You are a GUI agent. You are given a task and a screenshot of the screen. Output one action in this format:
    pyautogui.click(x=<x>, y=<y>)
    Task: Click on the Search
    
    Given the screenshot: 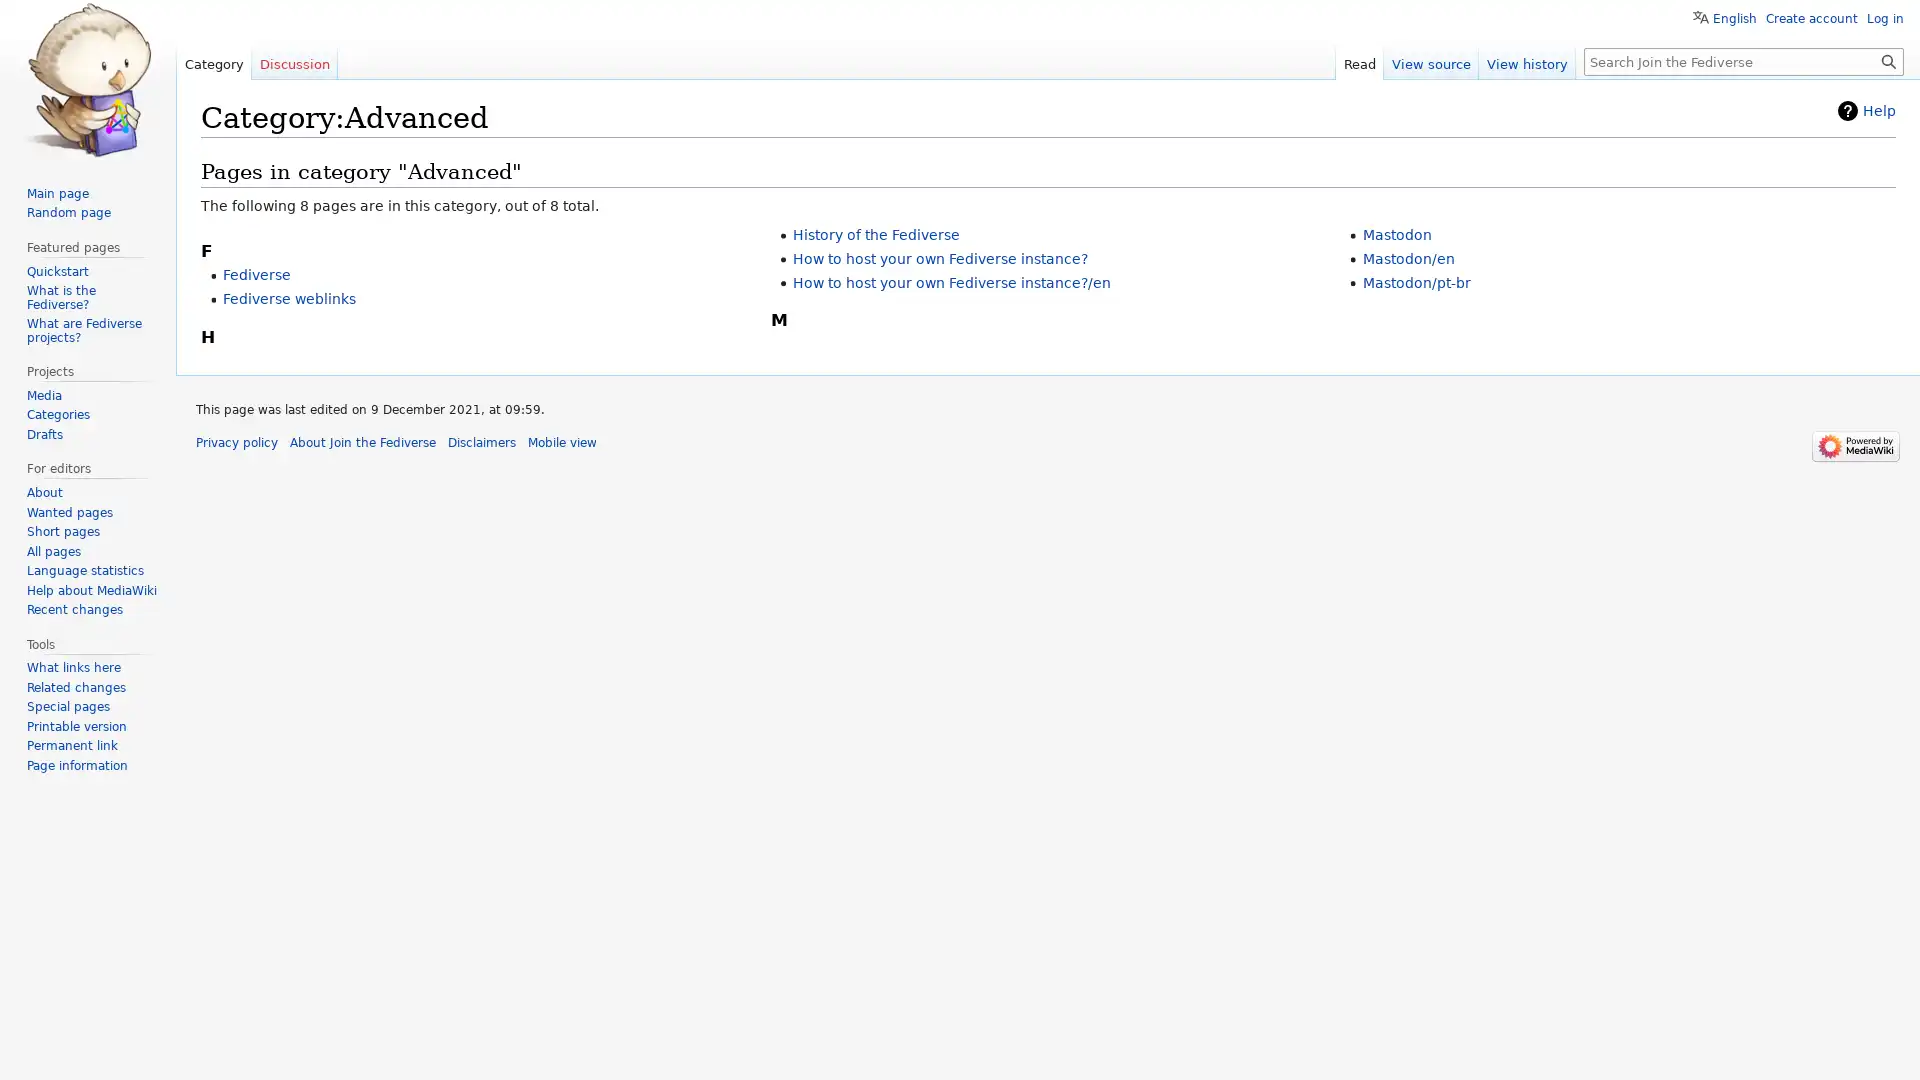 What is the action you would take?
    pyautogui.click(x=1888, y=60)
    